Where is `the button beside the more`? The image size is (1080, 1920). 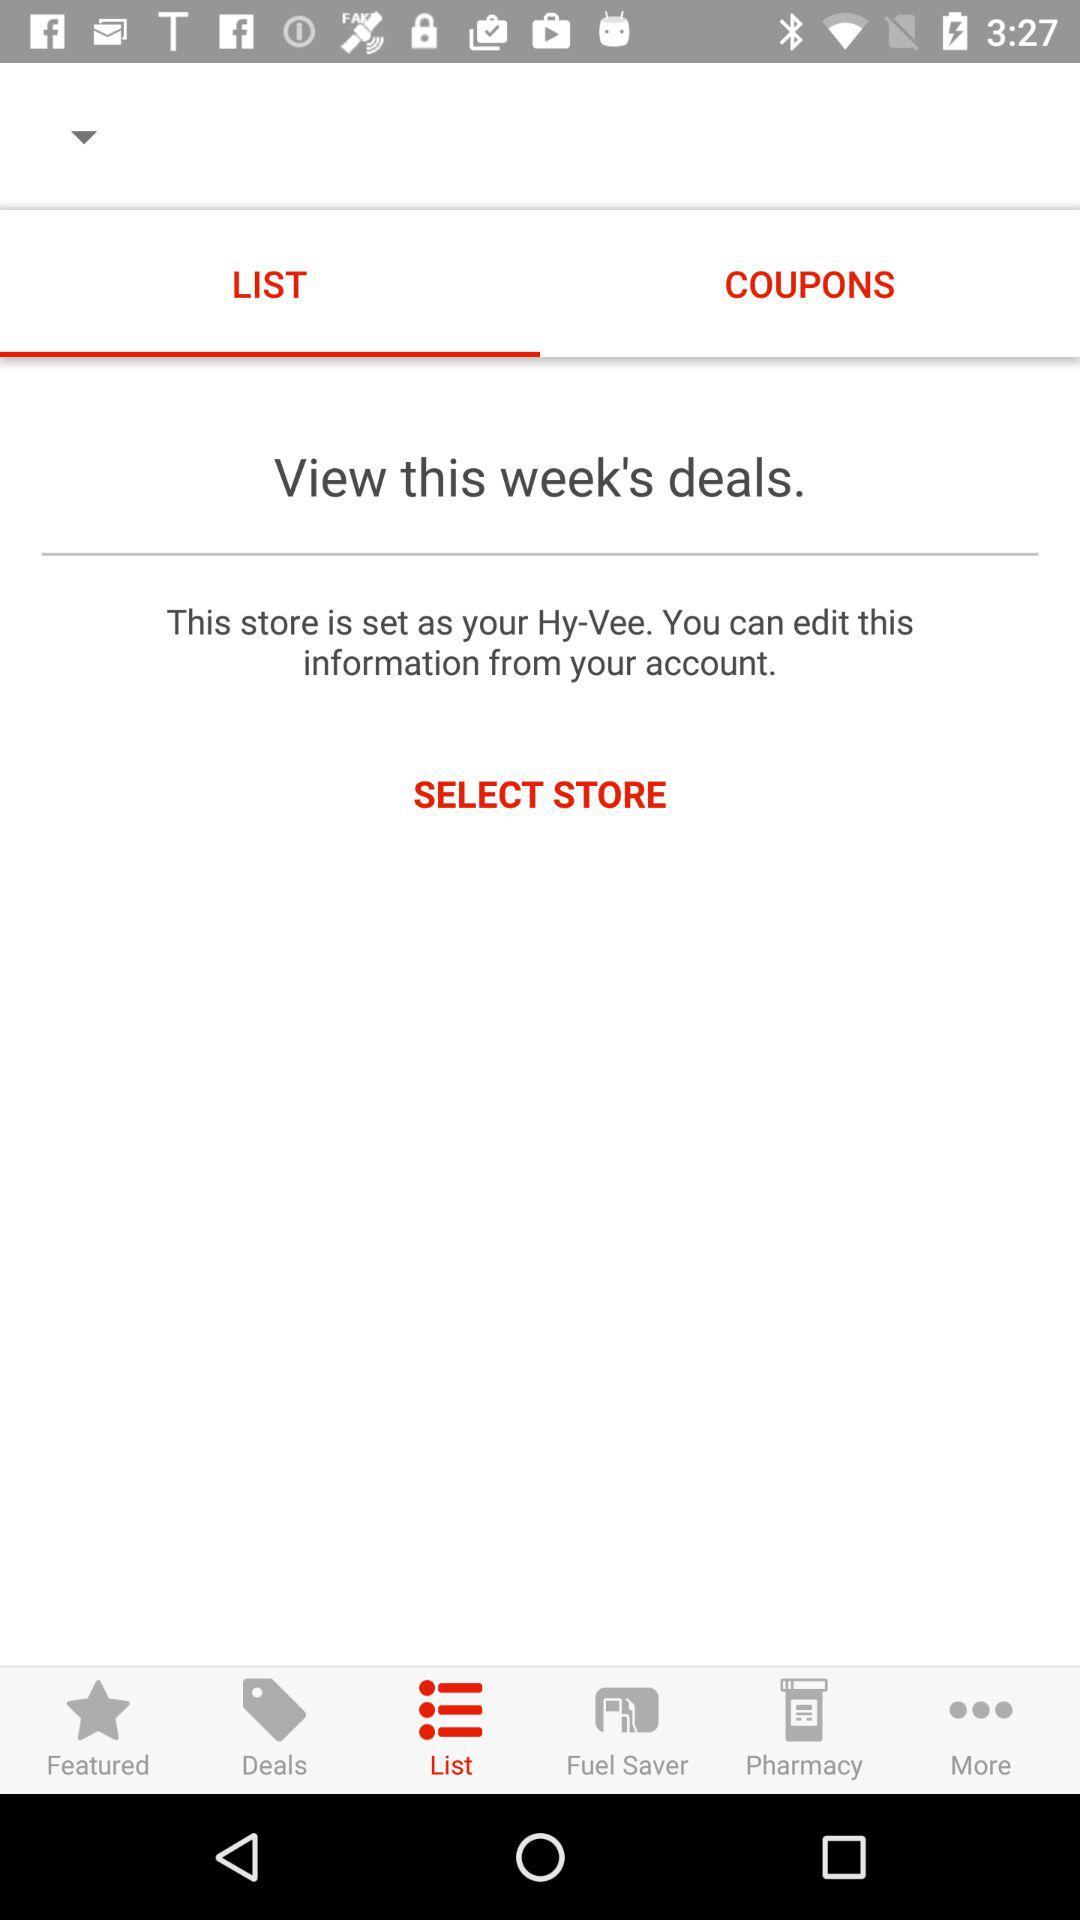
the button beside the more is located at coordinates (803, 1729).